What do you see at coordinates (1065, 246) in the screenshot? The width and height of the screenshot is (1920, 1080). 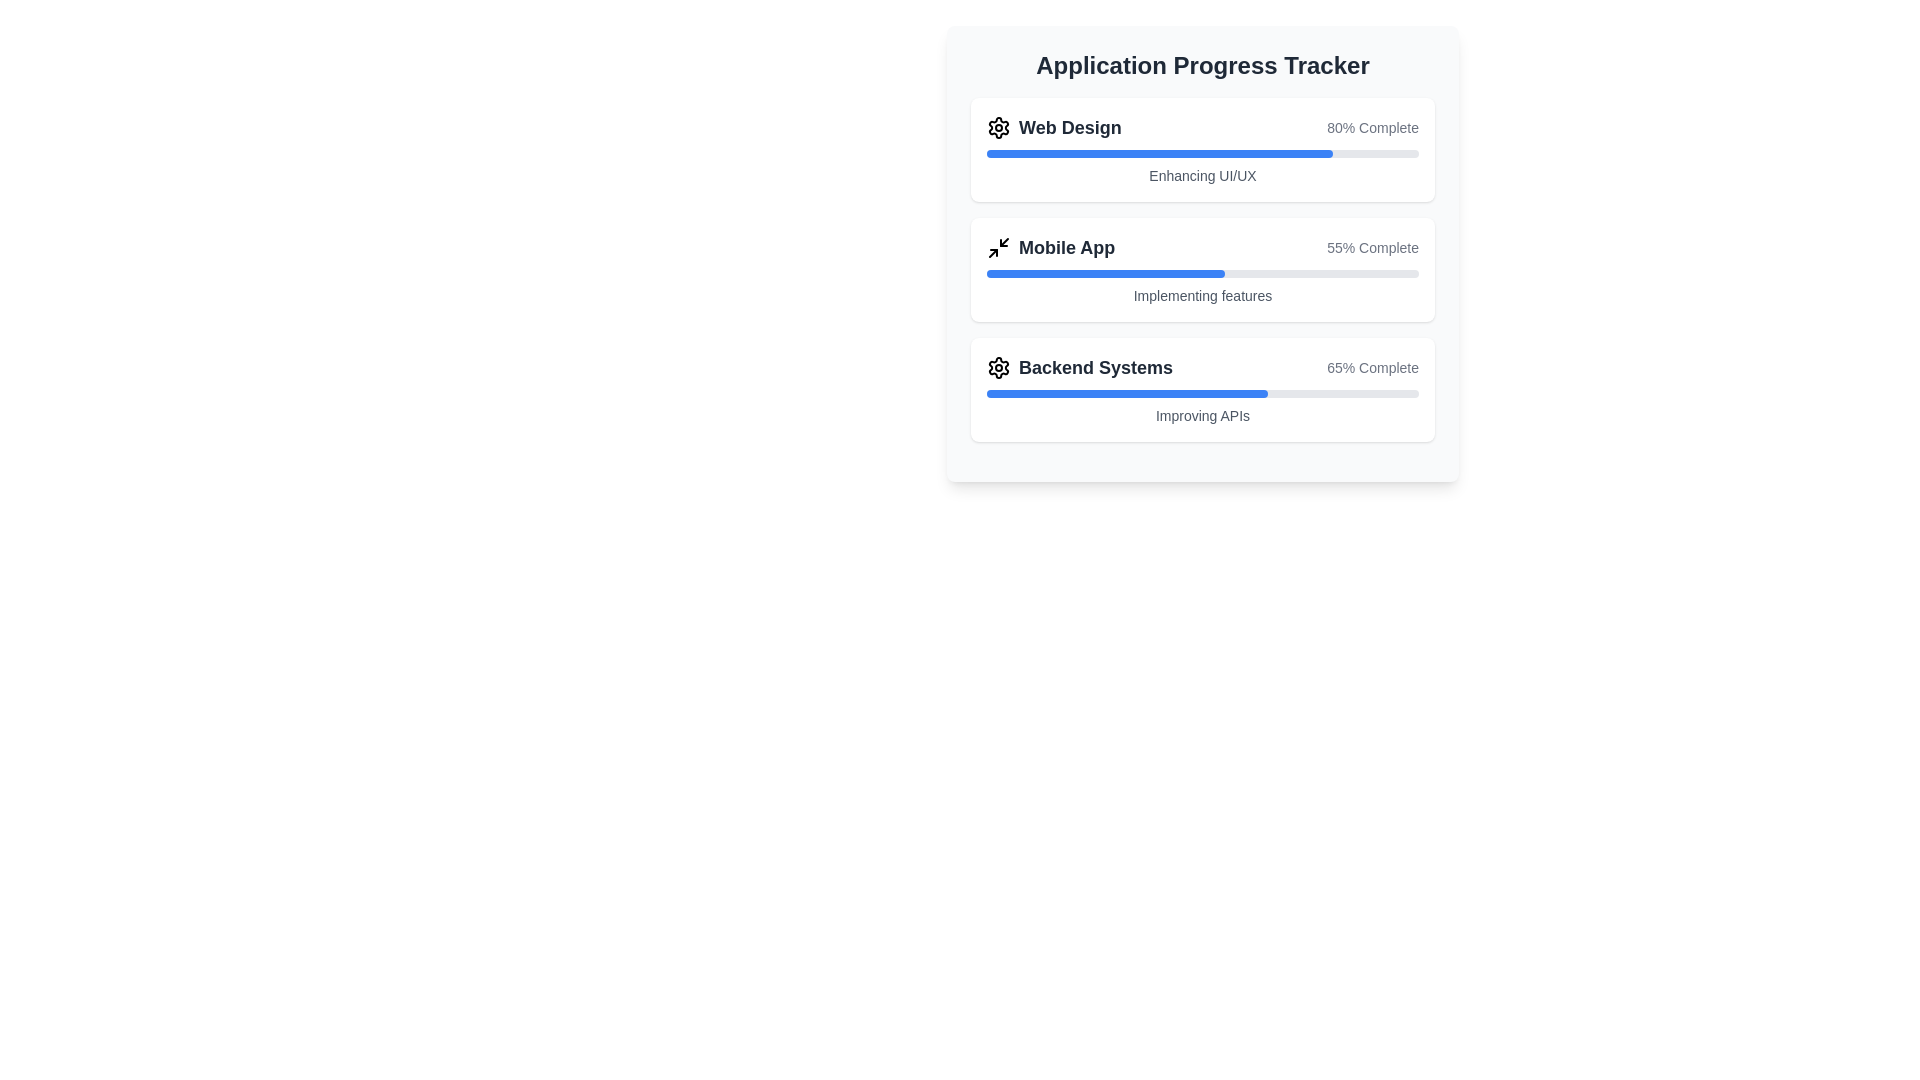 I see `the 'Mobile App' text label, which serves as a descriptive title for the progress tracker section, aiding users in identifying the purpose of the associated progress bar and status details` at bounding box center [1065, 246].